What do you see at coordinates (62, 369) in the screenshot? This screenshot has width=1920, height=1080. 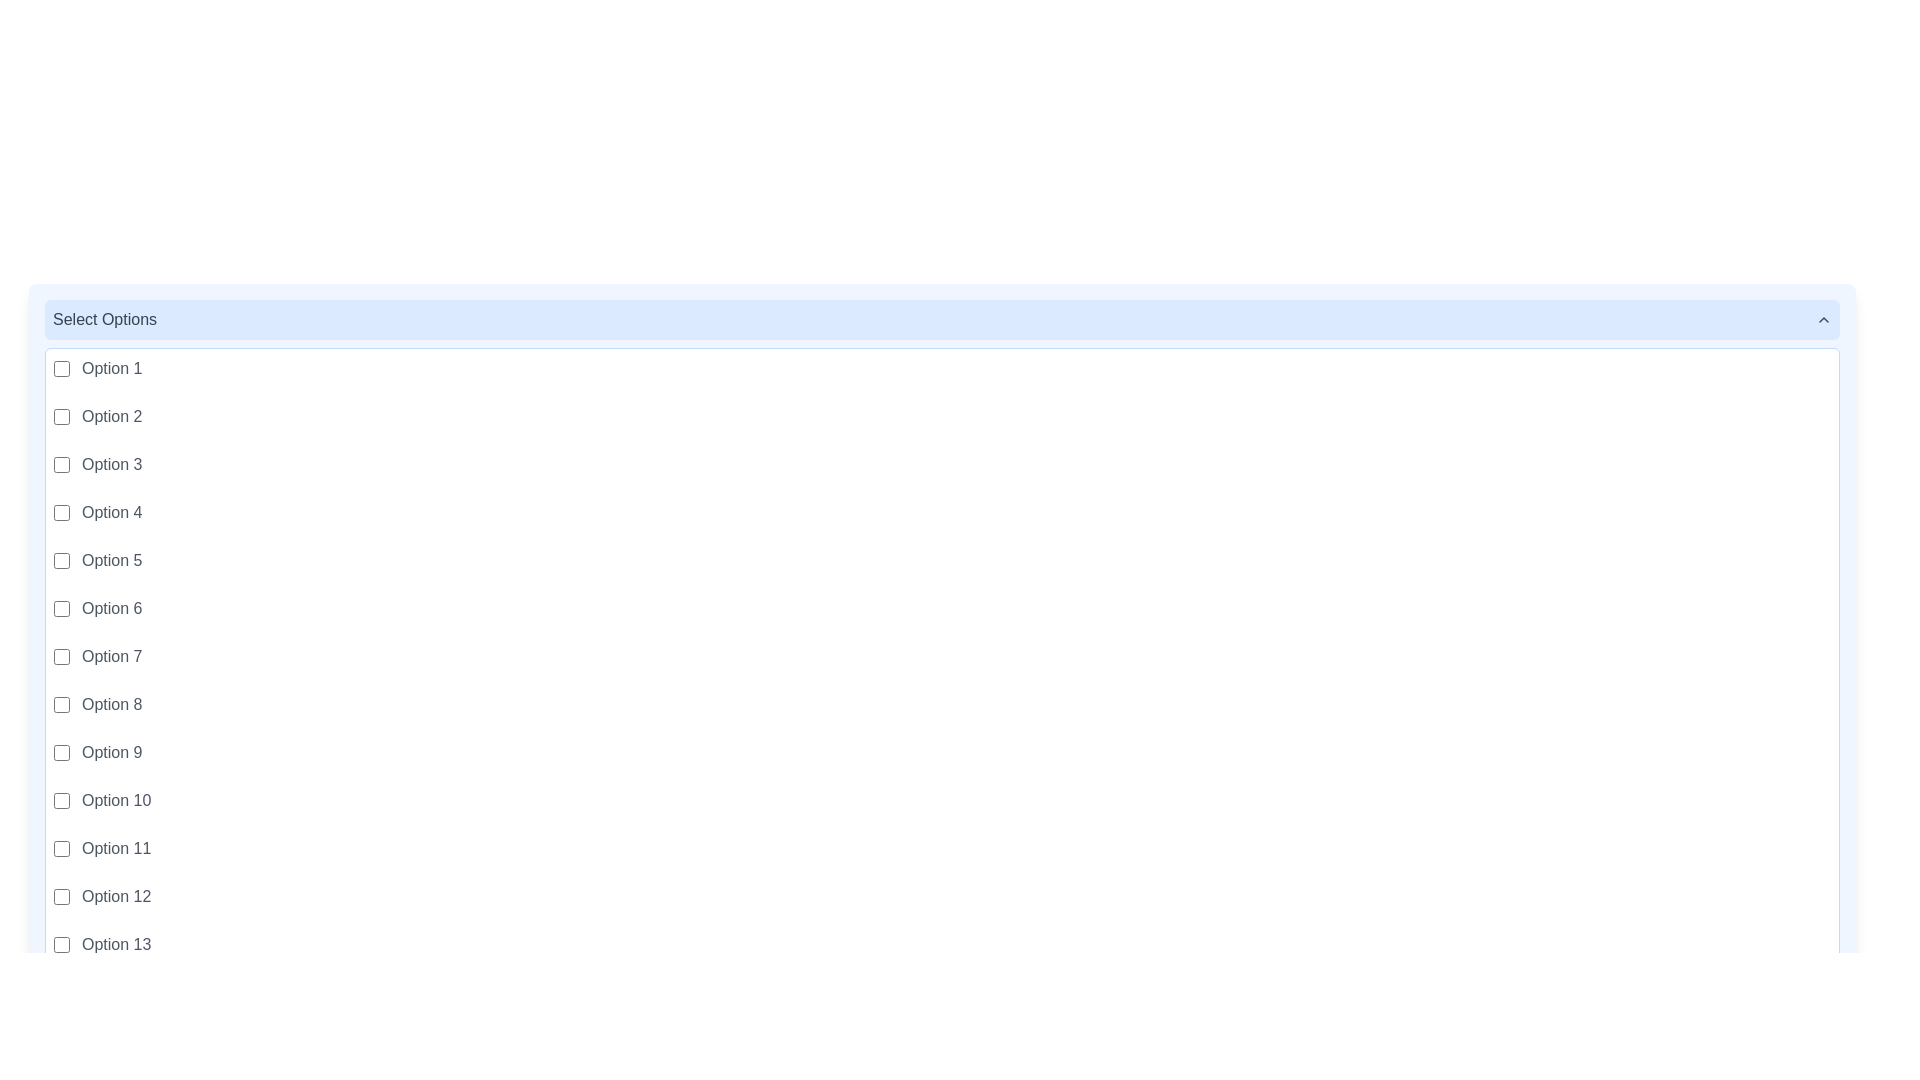 I see `label text associated with the first checkbox labeled 'Option 1' located in the top-left quadrant of the interface under 'Select Options'` at bounding box center [62, 369].